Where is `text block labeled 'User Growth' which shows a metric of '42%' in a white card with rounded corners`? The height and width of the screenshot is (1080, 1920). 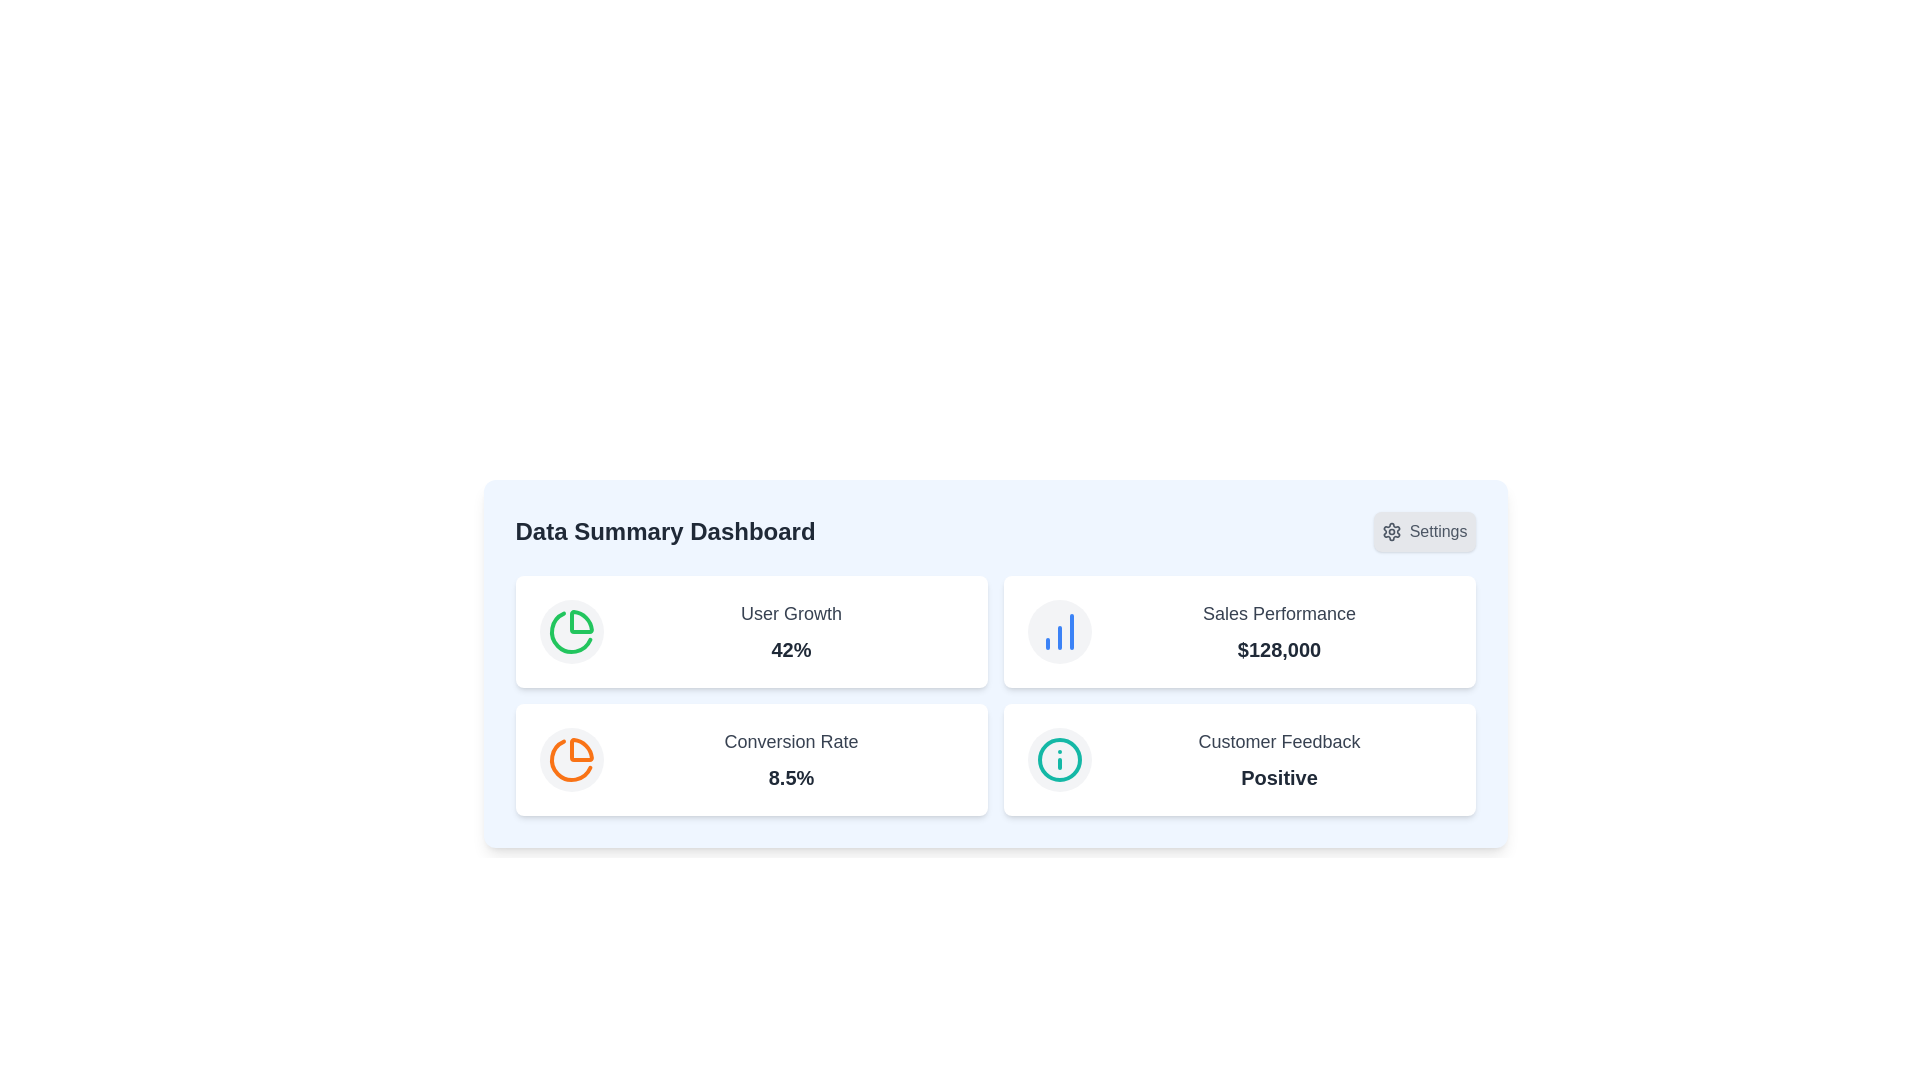 text block labeled 'User Growth' which shows a metric of '42%' in a white card with rounded corners is located at coordinates (790, 632).